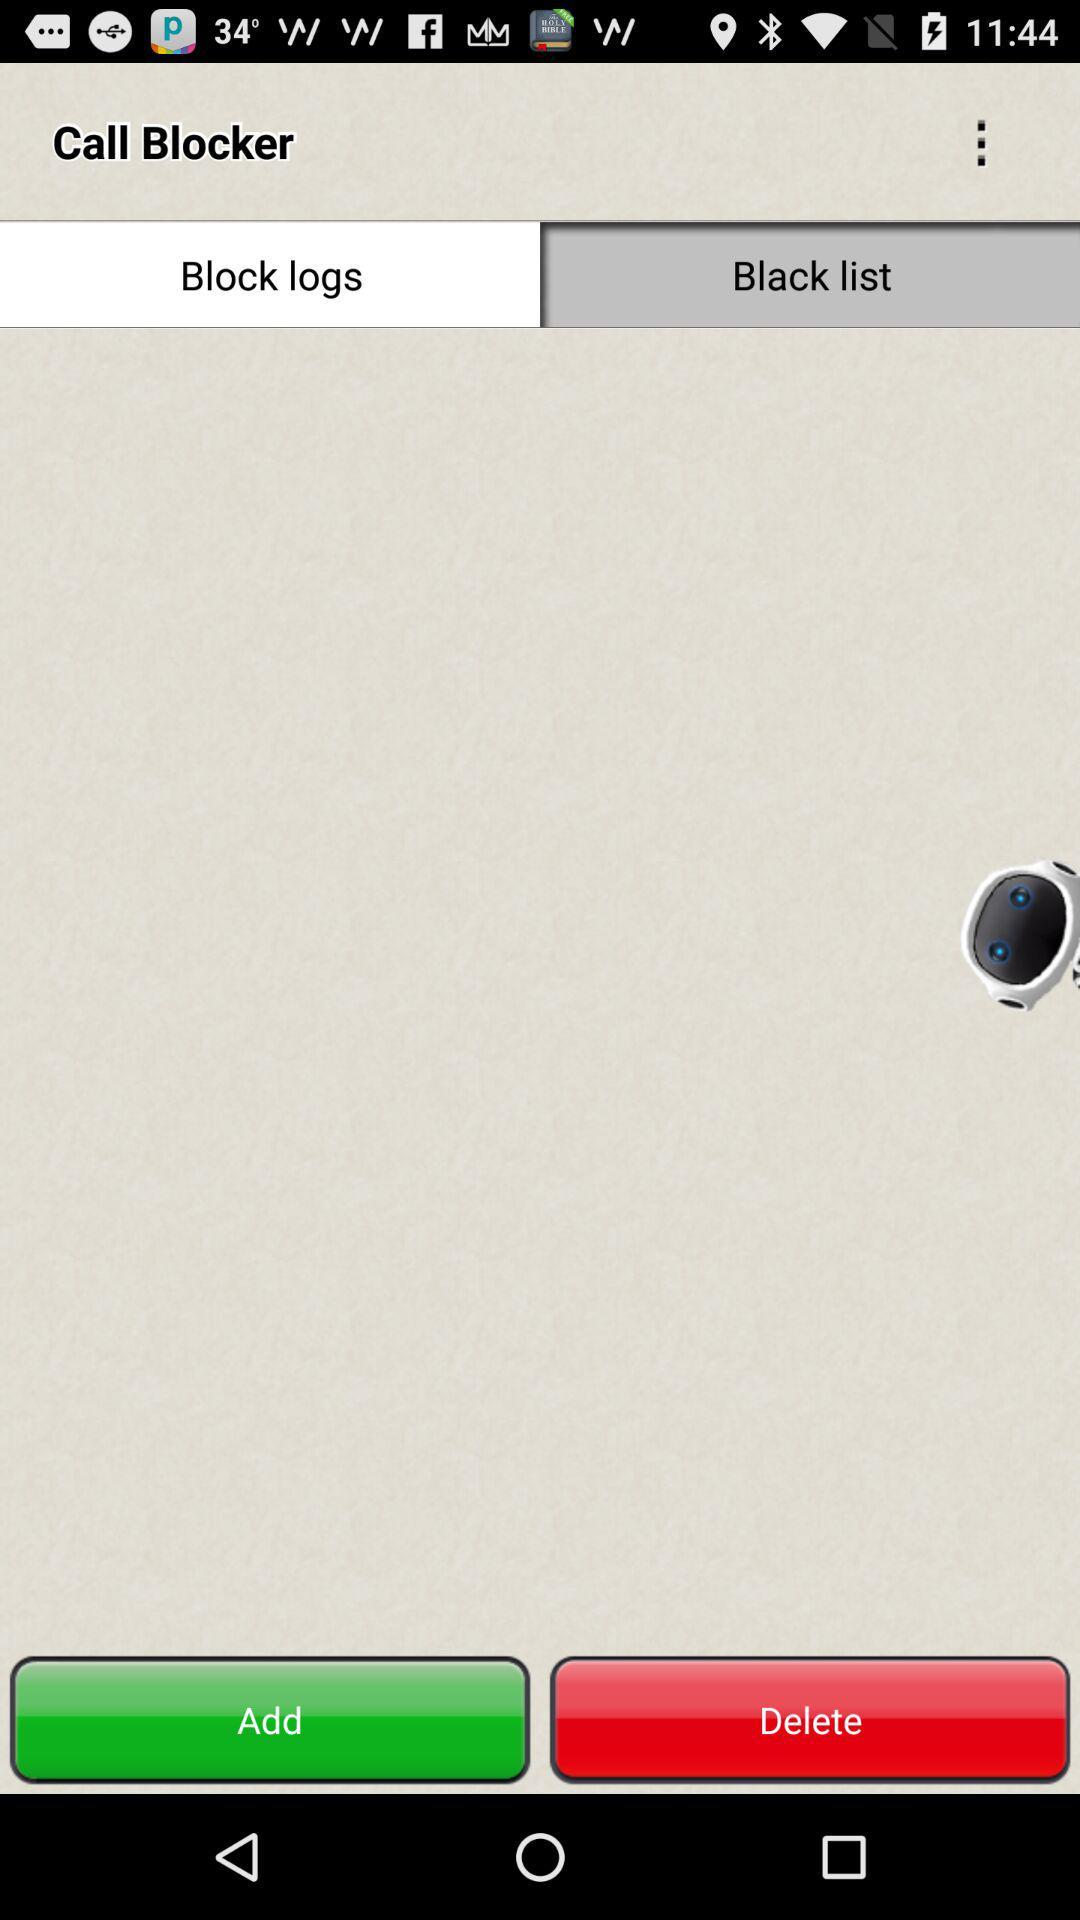 This screenshot has width=1080, height=1920. Describe the element at coordinates (810, 1719) in the screenshot. I see `the button next to the add button` at that location.